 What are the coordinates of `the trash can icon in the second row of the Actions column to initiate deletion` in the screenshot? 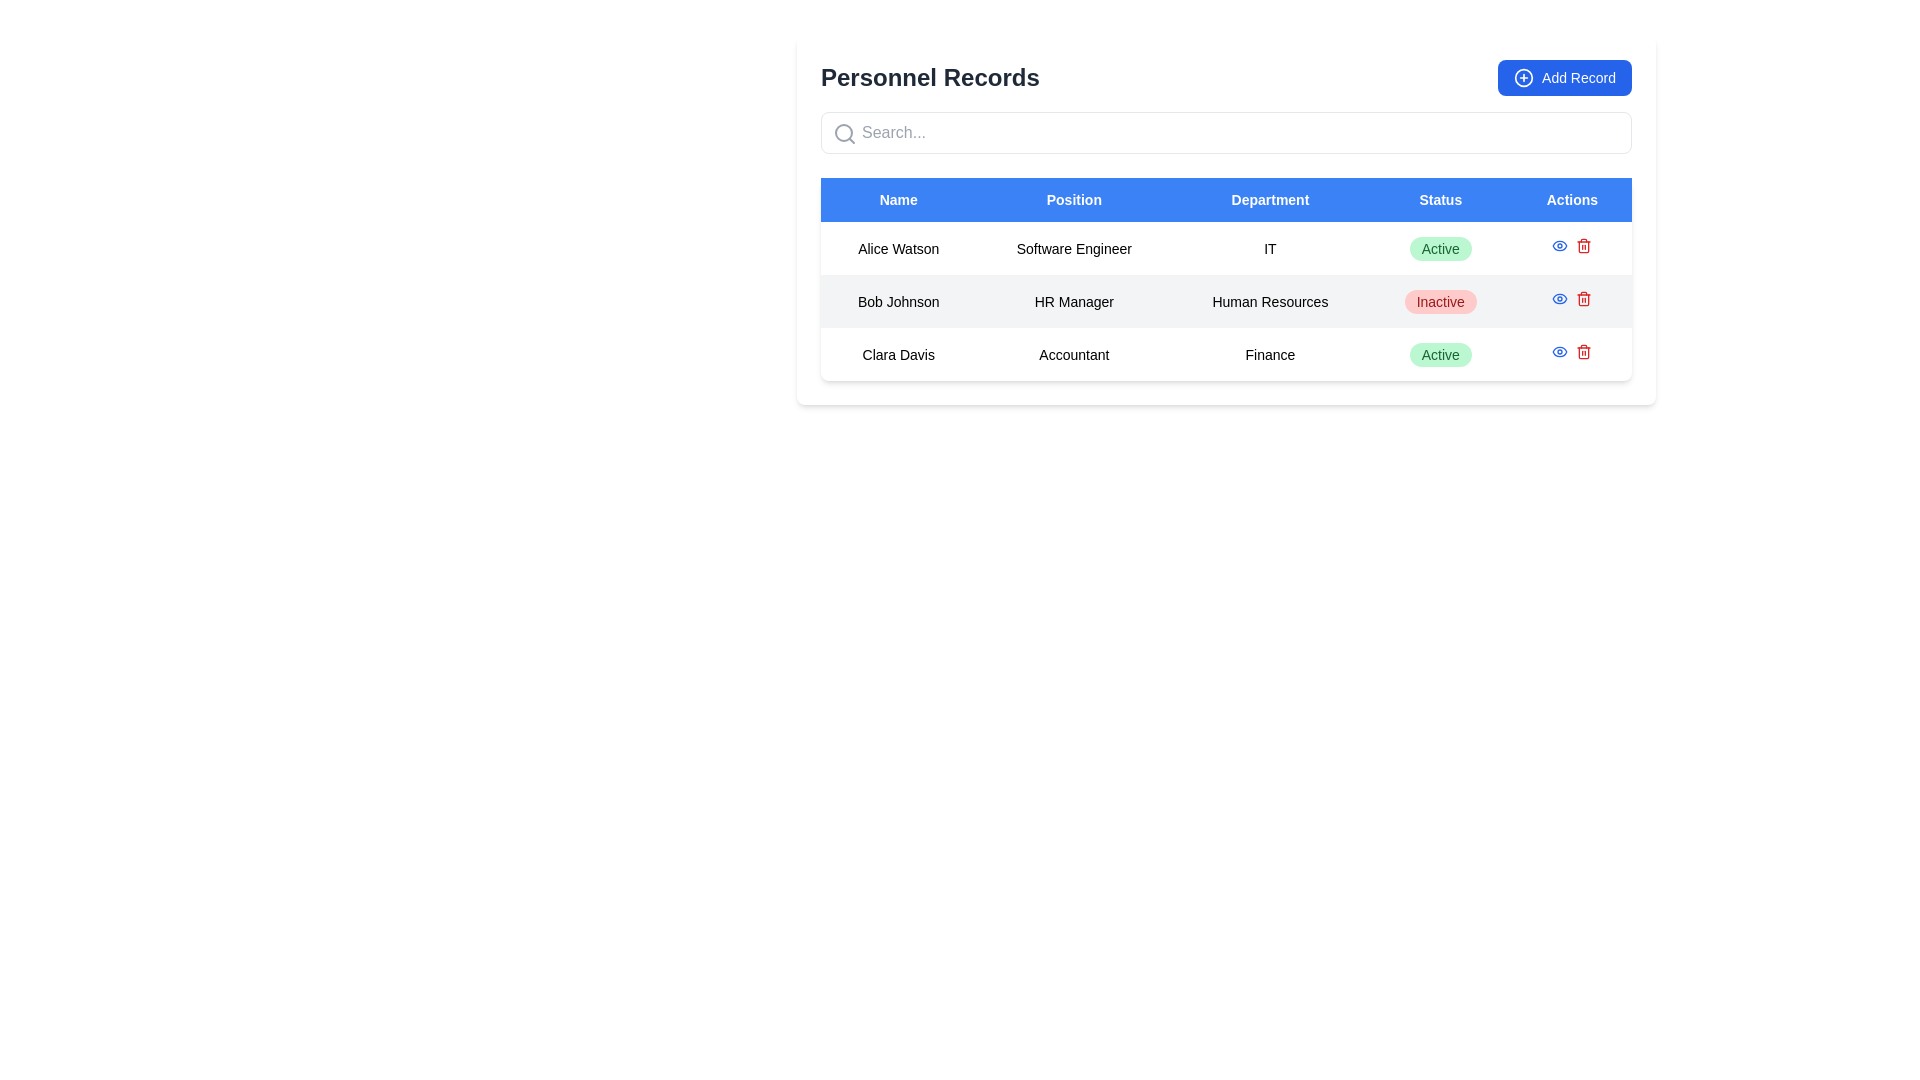 It's located at (1583, 246).